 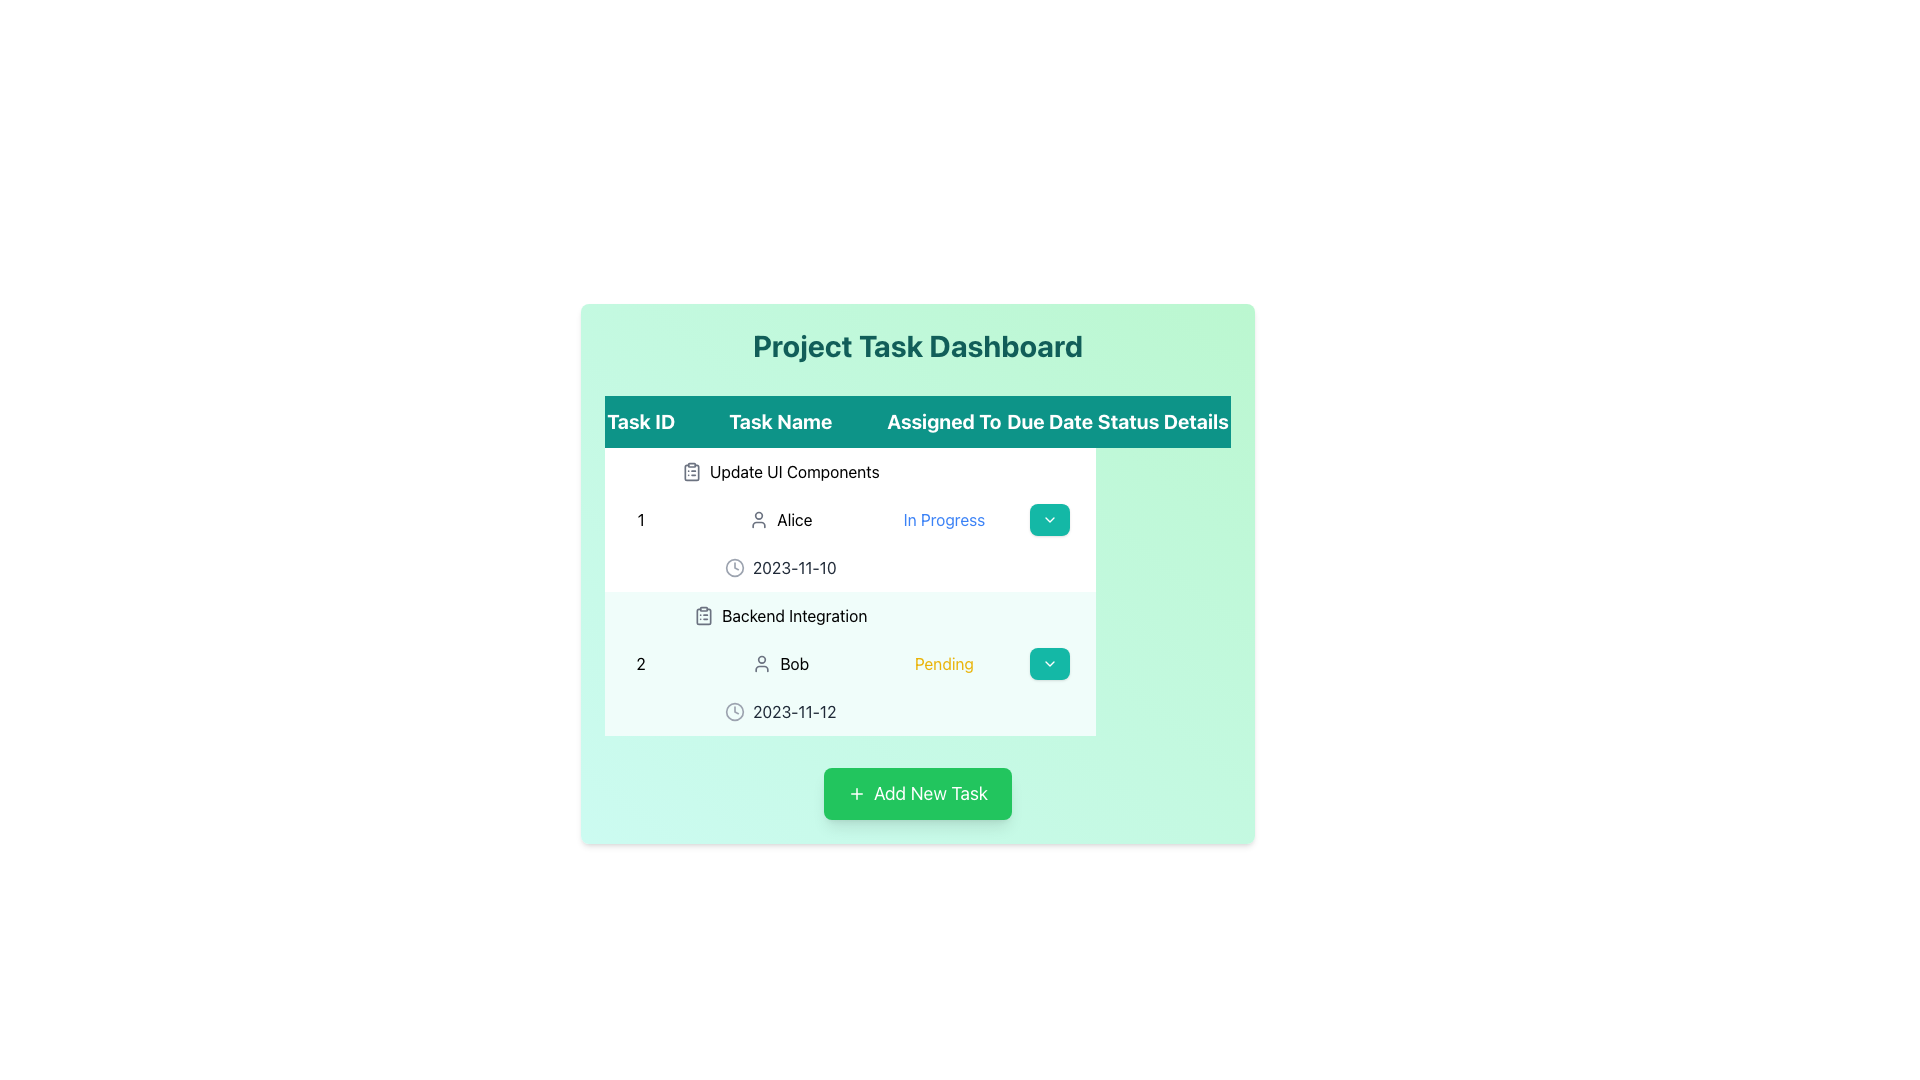 I want to click on the 'Assigned To' static header text in the table, which is the third column header from the left, positioned between 'Task Name' and 'Due Date', so click(x=943, y=420).